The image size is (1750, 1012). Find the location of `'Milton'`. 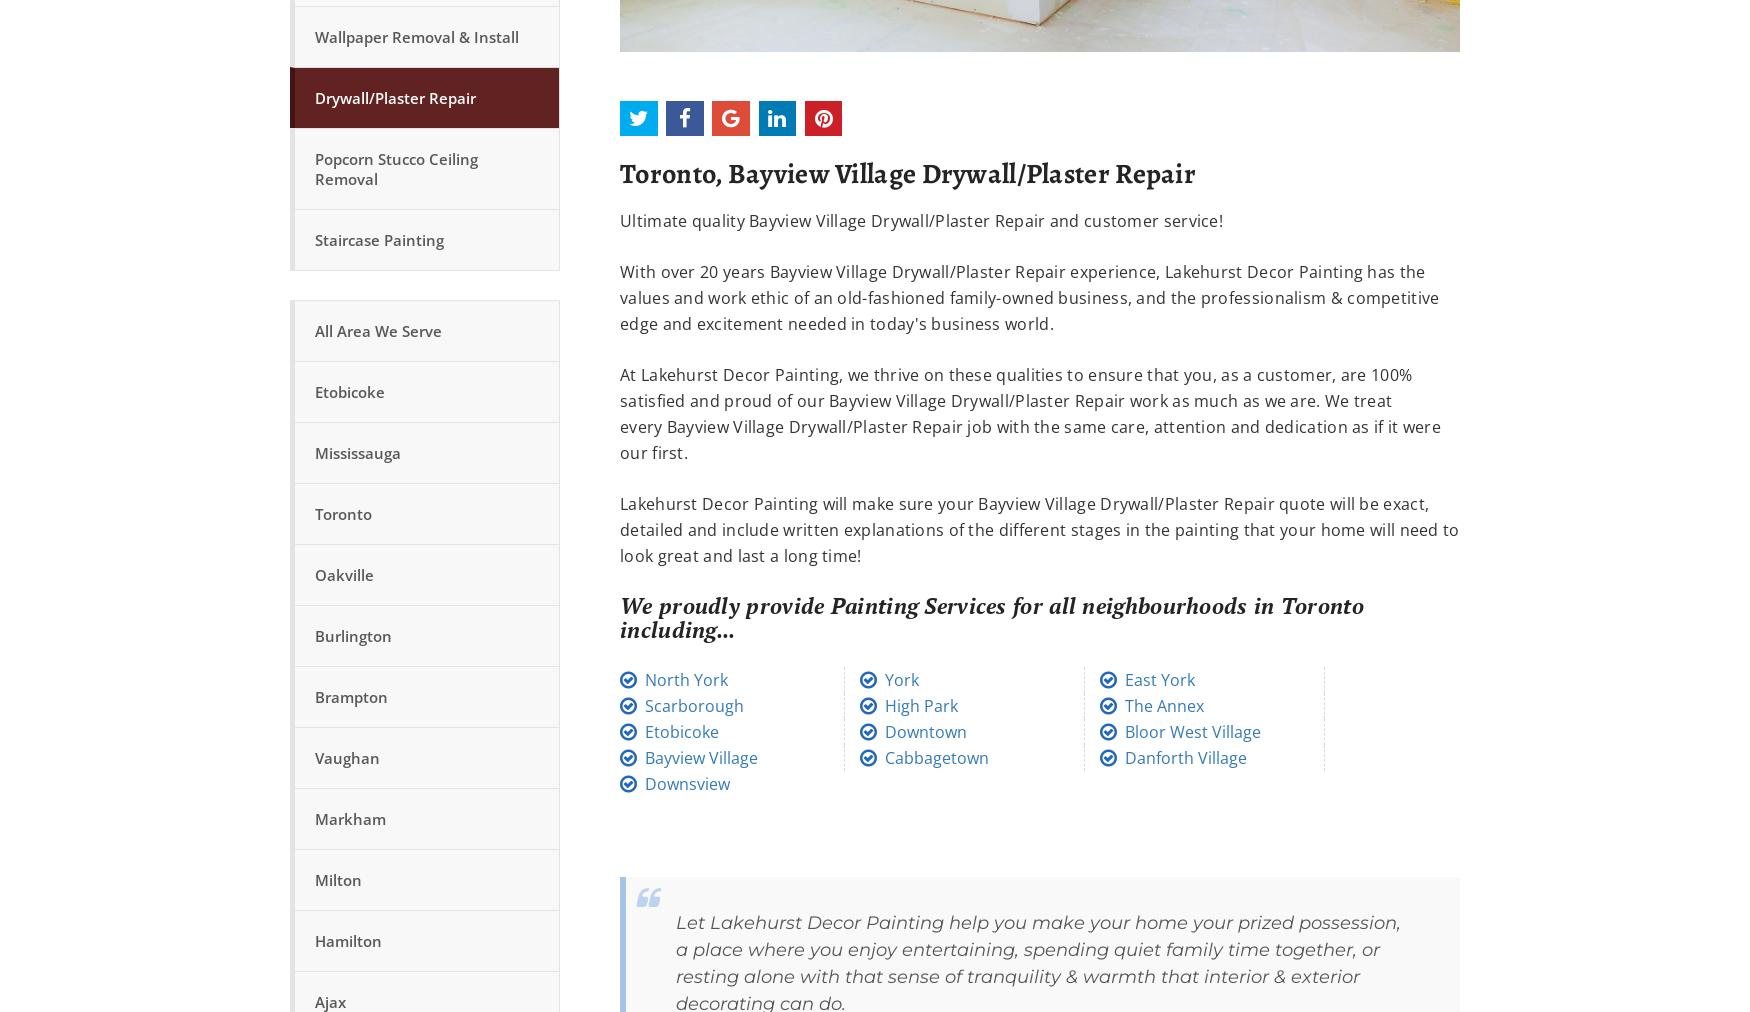

'Milton' is located at coordinates (315, 879).